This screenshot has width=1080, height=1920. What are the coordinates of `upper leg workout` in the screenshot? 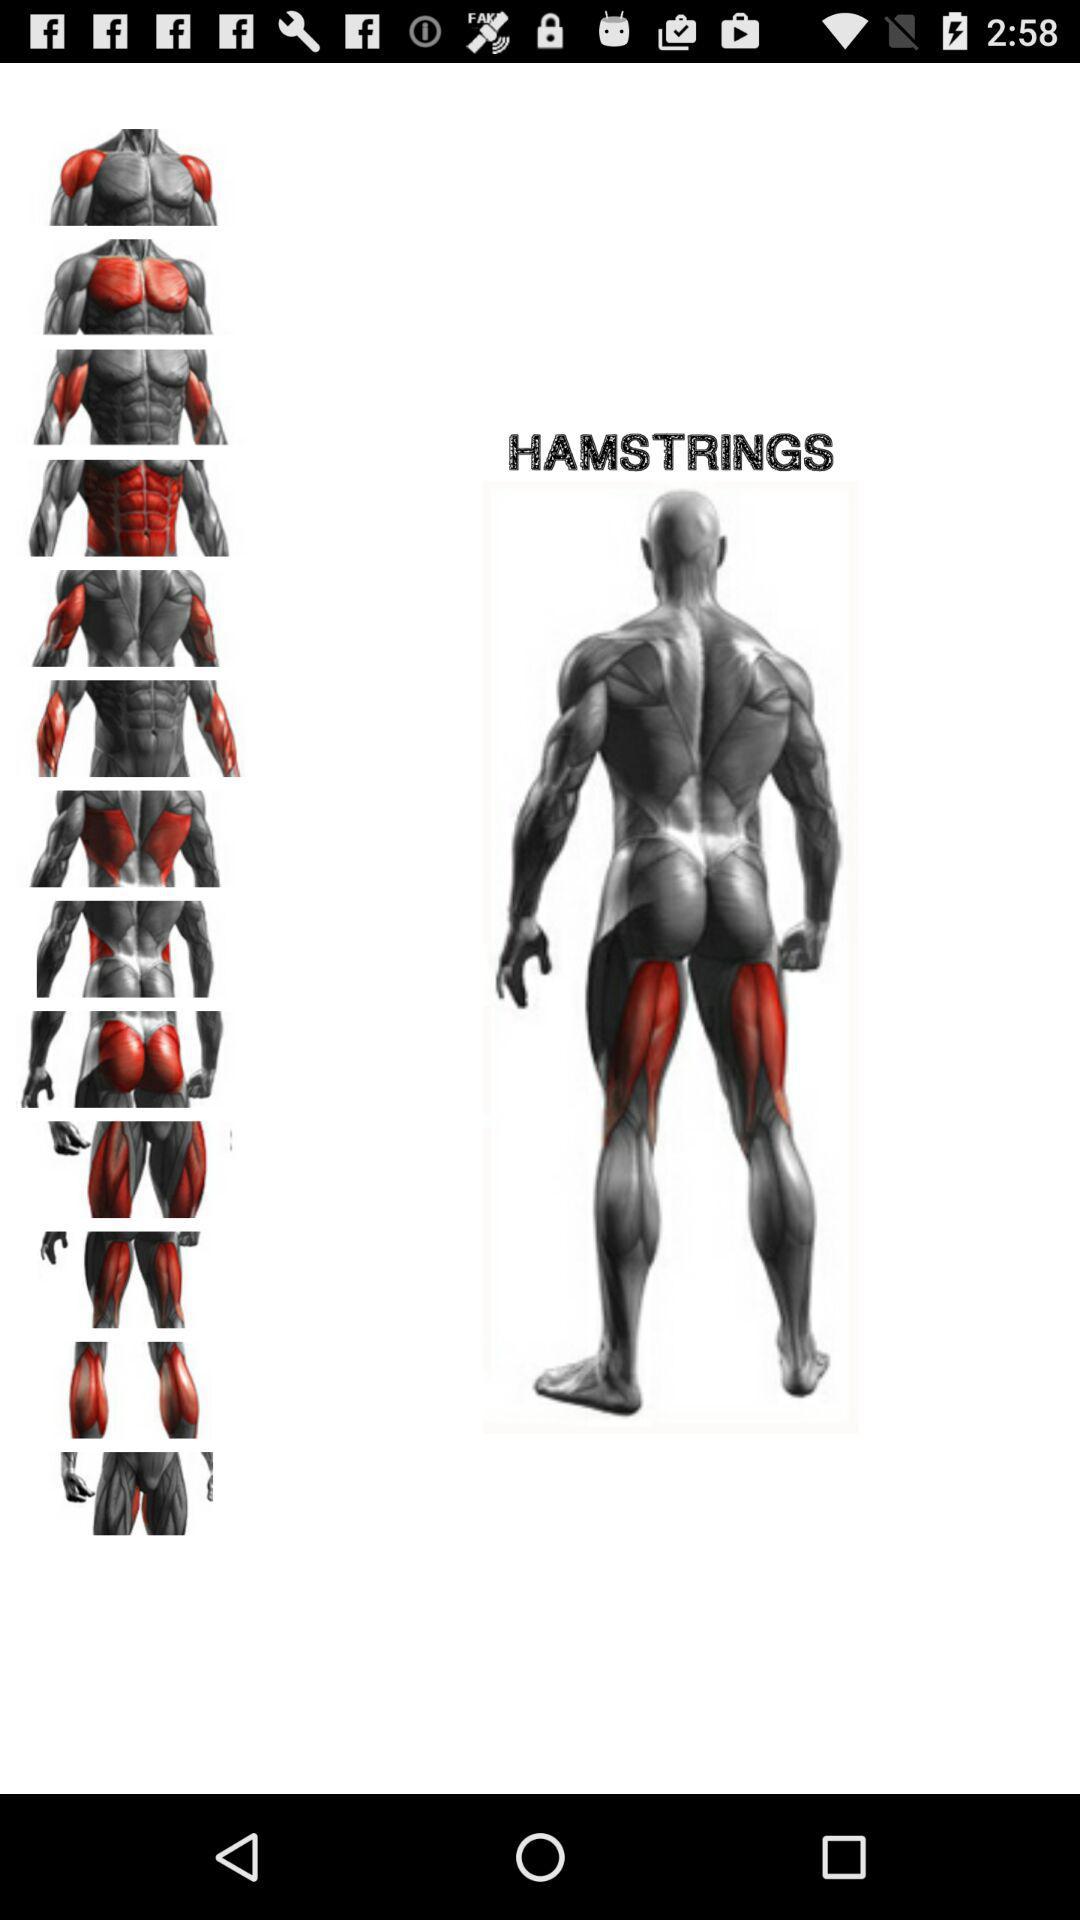 It's located at (131, 1162).